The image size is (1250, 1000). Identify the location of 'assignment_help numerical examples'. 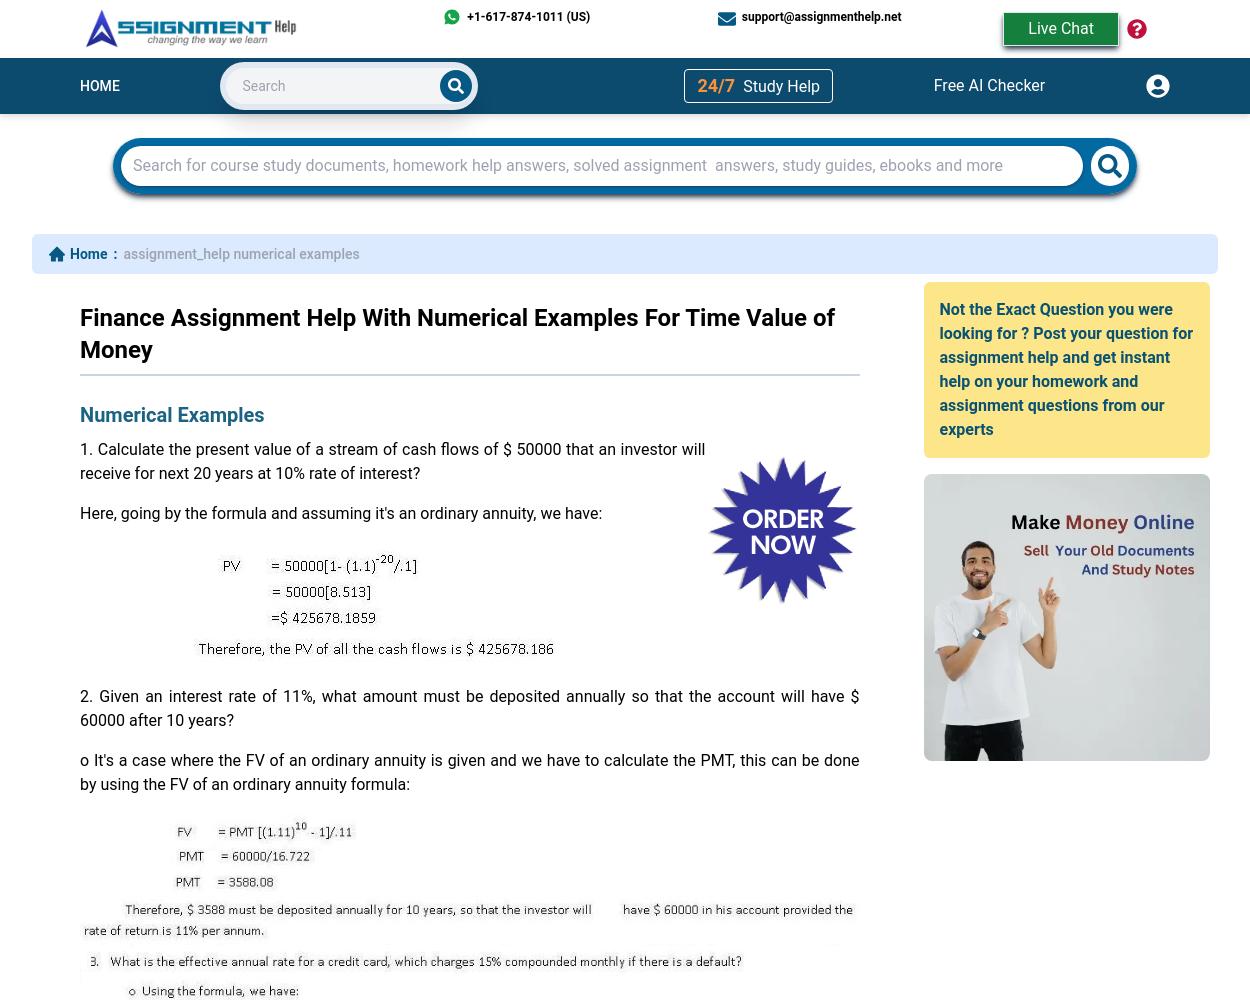
(240, 254).